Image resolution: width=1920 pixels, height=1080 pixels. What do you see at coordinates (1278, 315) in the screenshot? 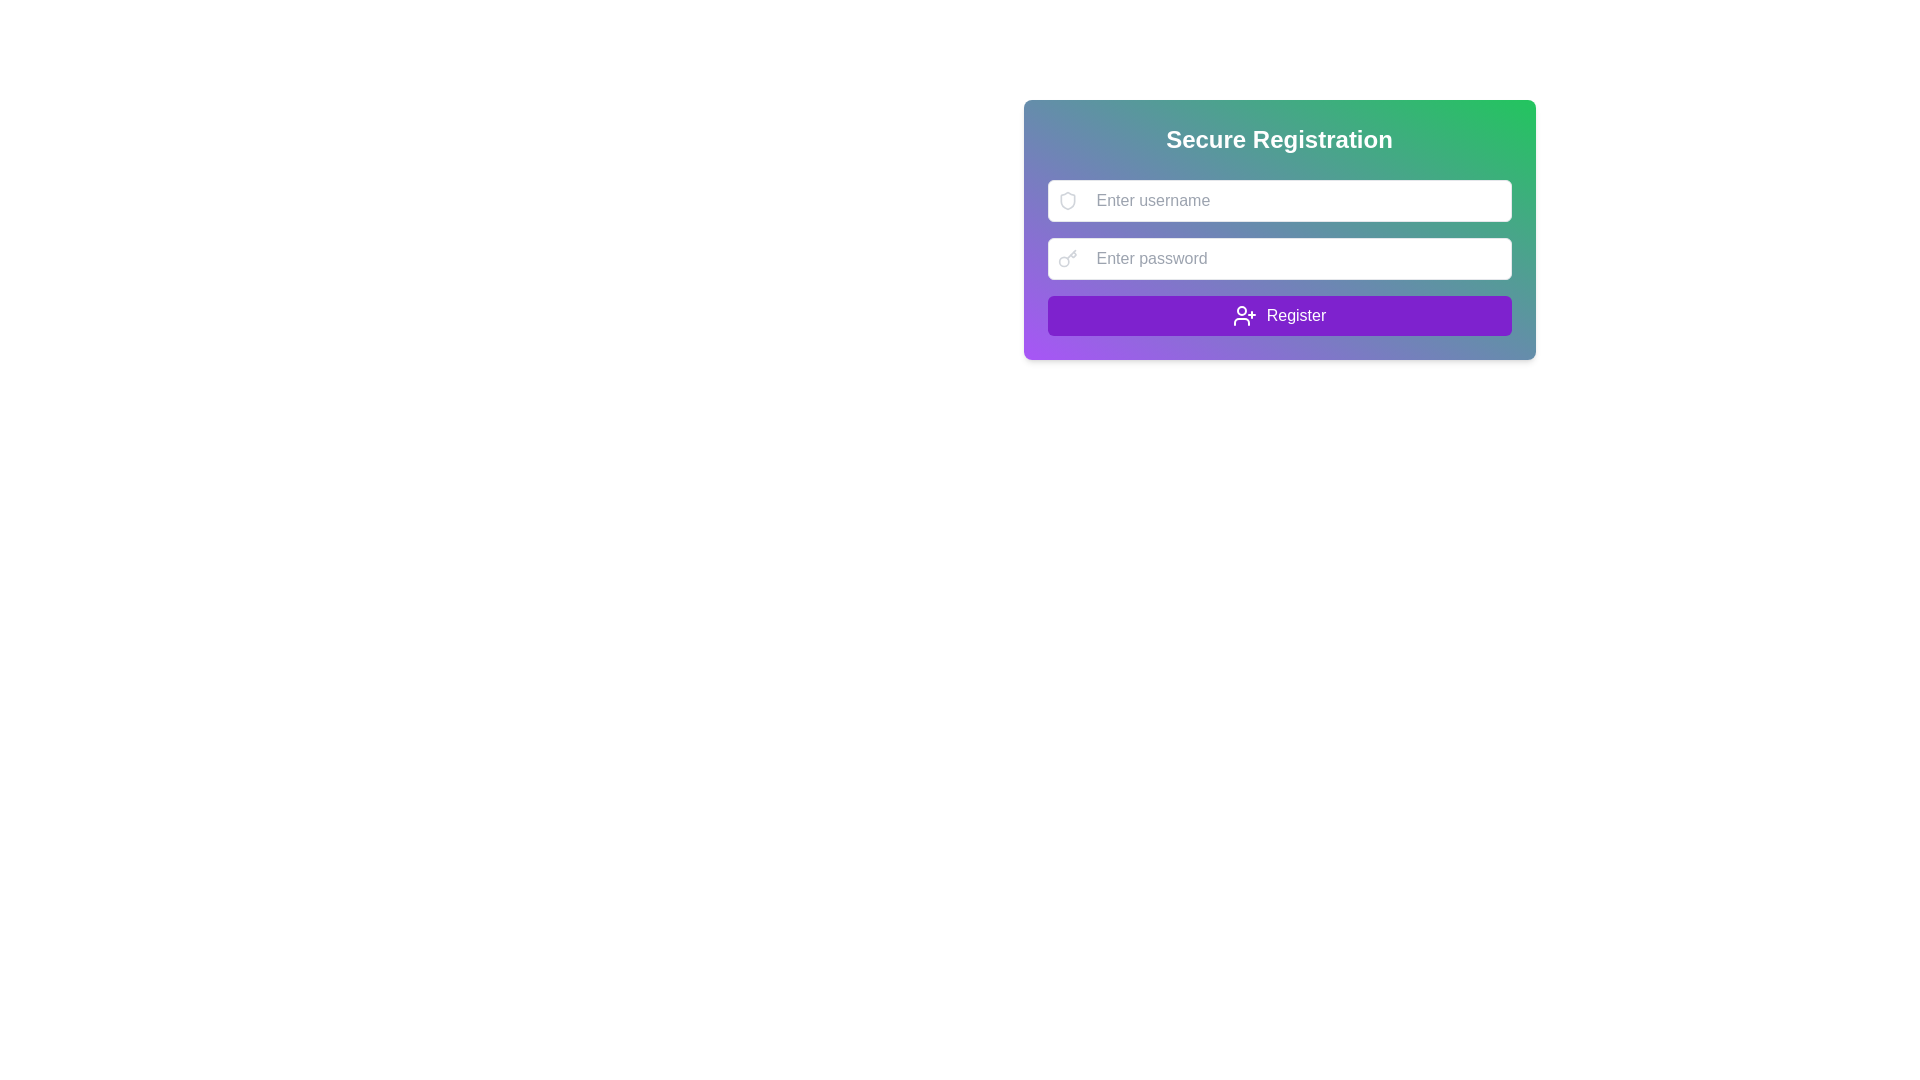
I see `the registration button located at the bottom of the registration form to proceed with the registration process` at bounding box center [1278, 315].